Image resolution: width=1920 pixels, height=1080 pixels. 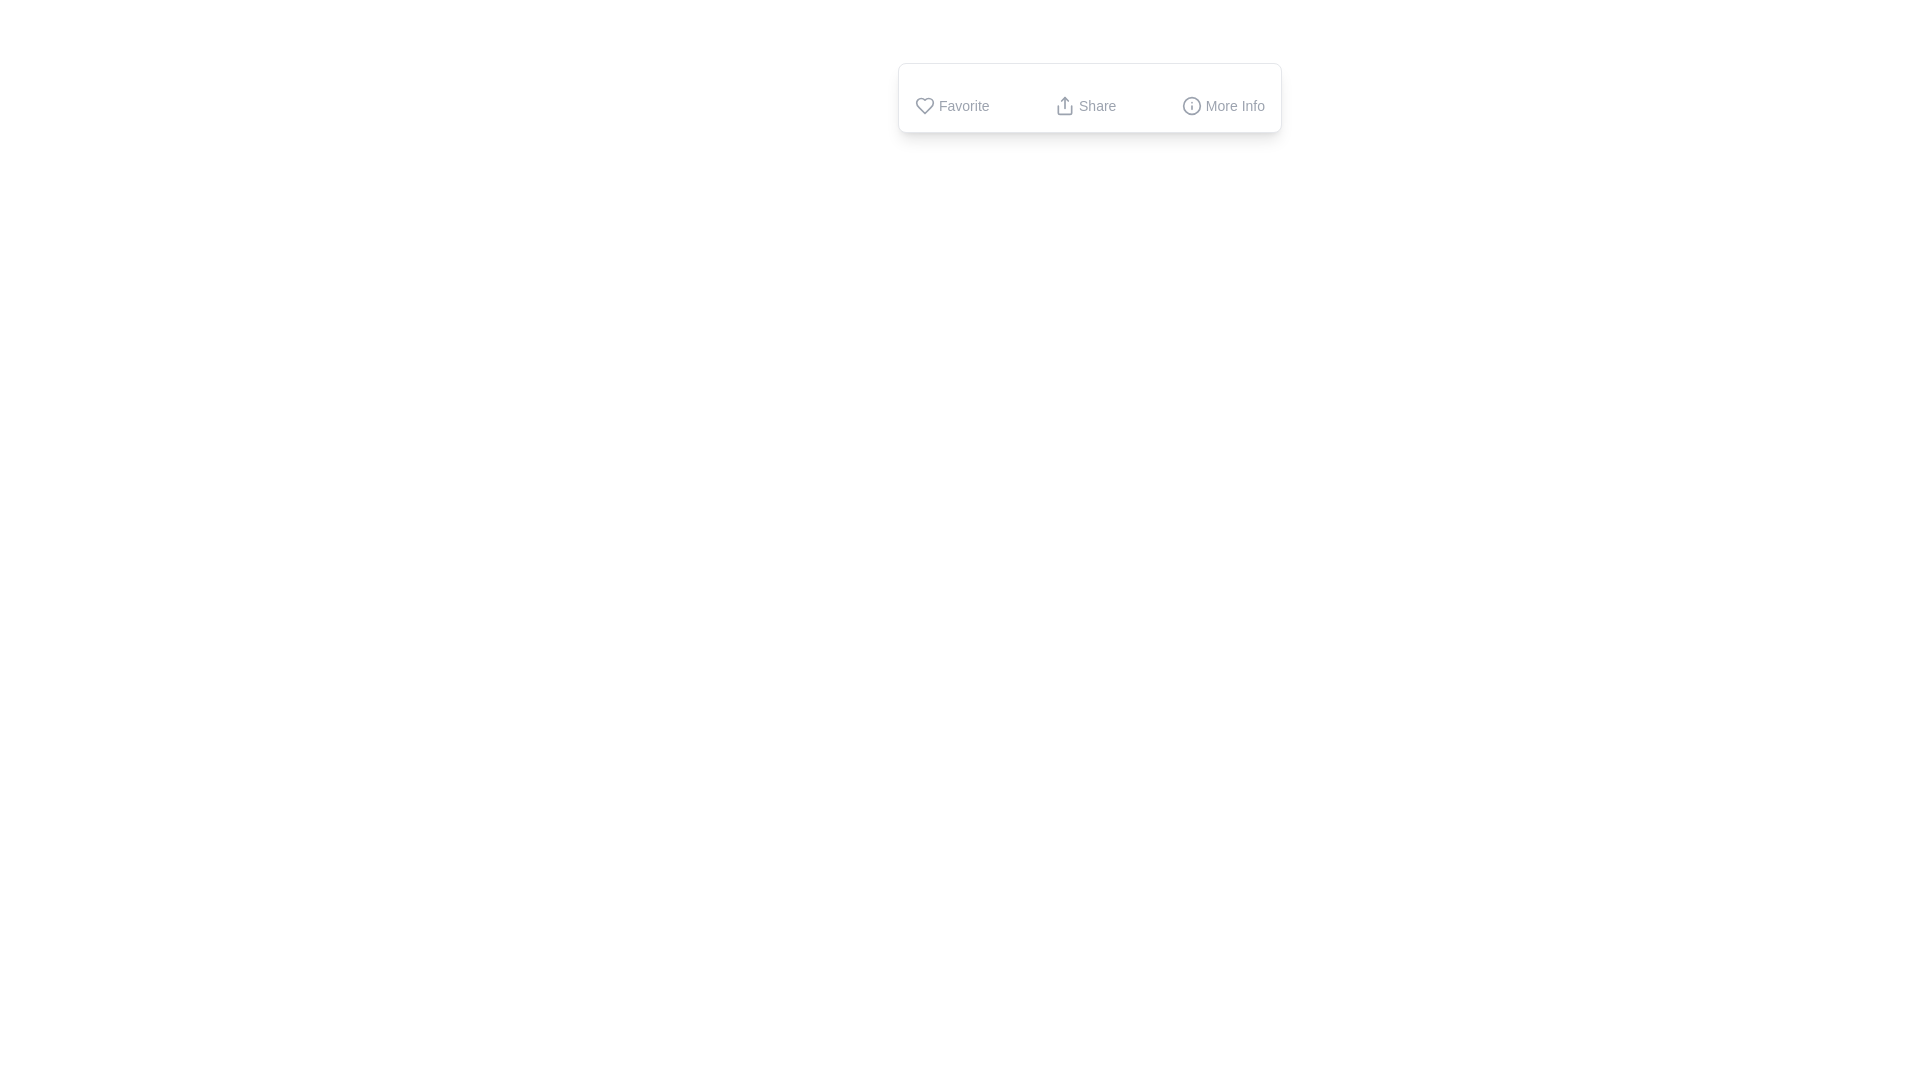 What do you see at coordinates (1096, 105) in the screenshot?
I see `the 'Share' label that reinforces the user action to share content, located next to the 'Share' icon in the top right section of the centered toolbar` at bounding box center [1096, 105].